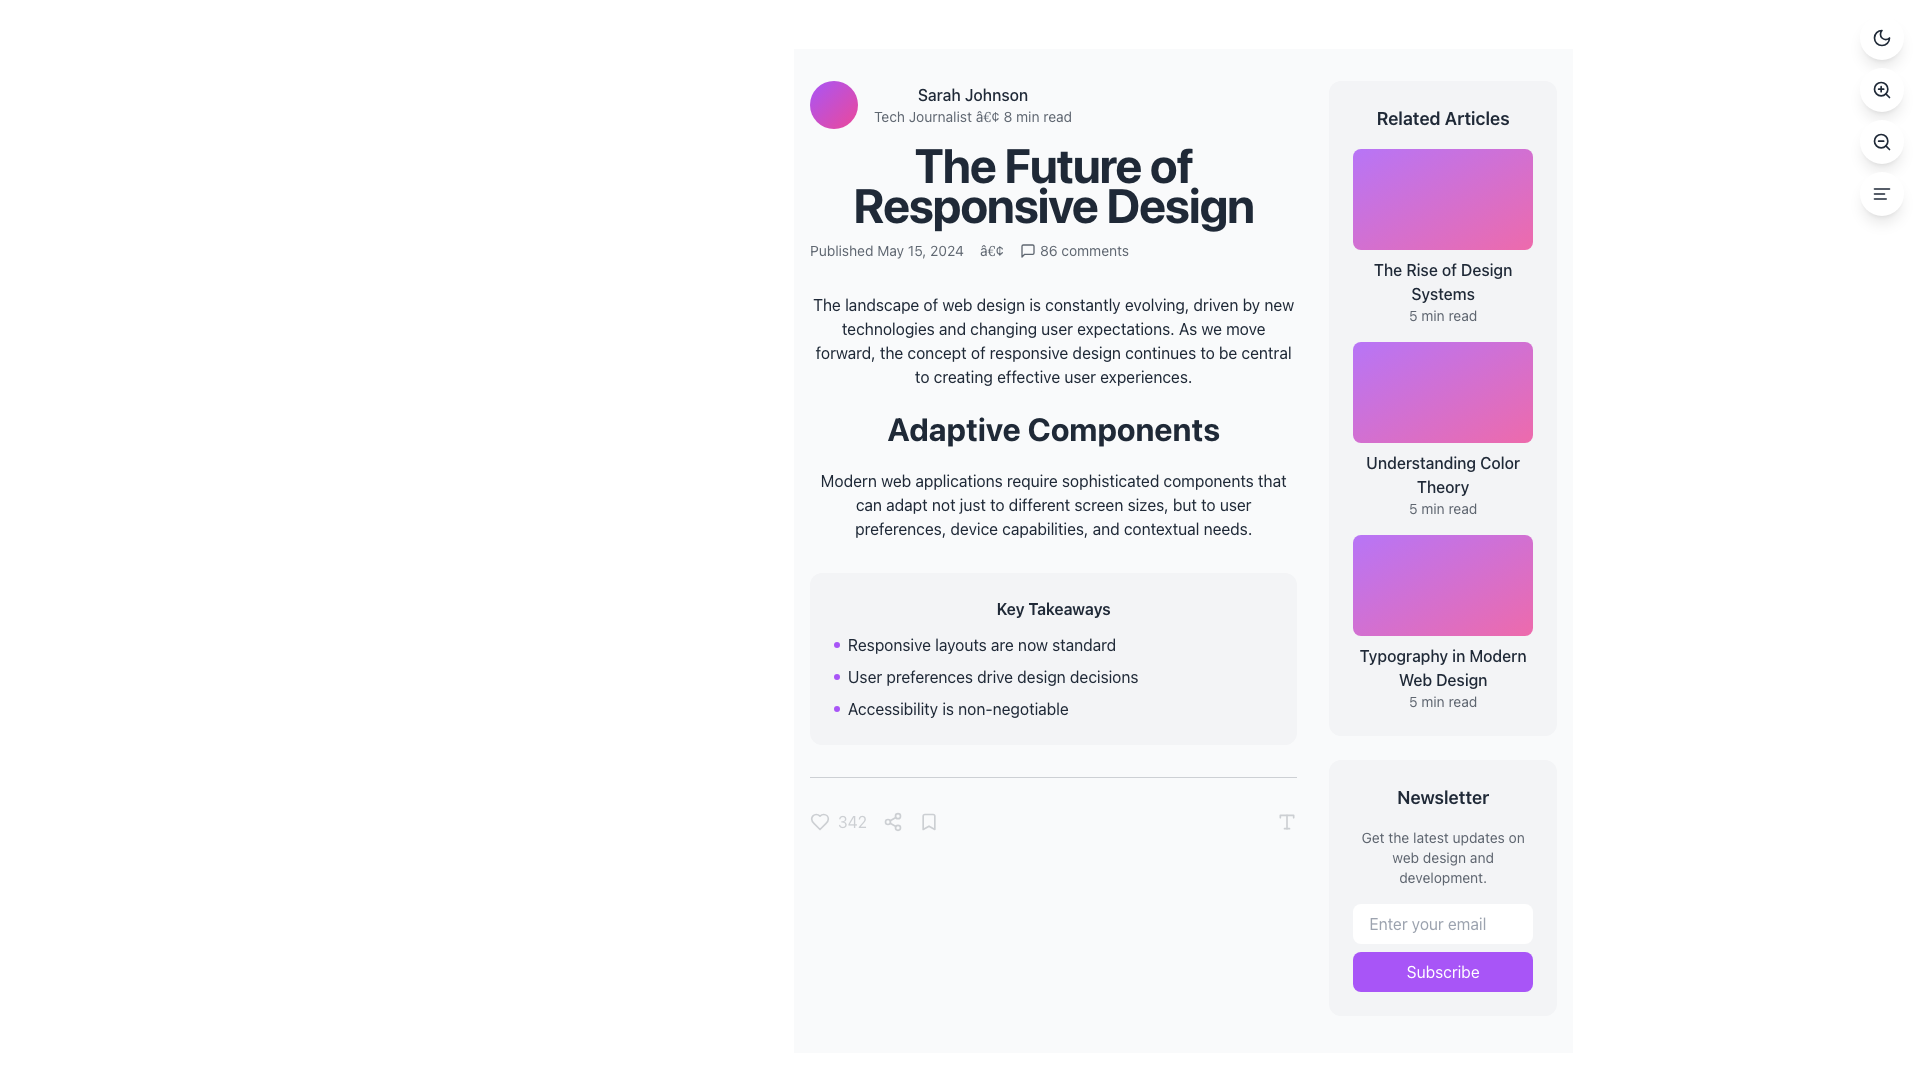 The width and height of the screenshot is (1920, 1080). What do you see at coordinates (1443, 315) in the screenshot?
I see `the static text label displaying '5 min read' located in the 'Related Articles' section, positioned beneath the title 'The Rise of Design Systems'` at bounding box center [1443, 315].